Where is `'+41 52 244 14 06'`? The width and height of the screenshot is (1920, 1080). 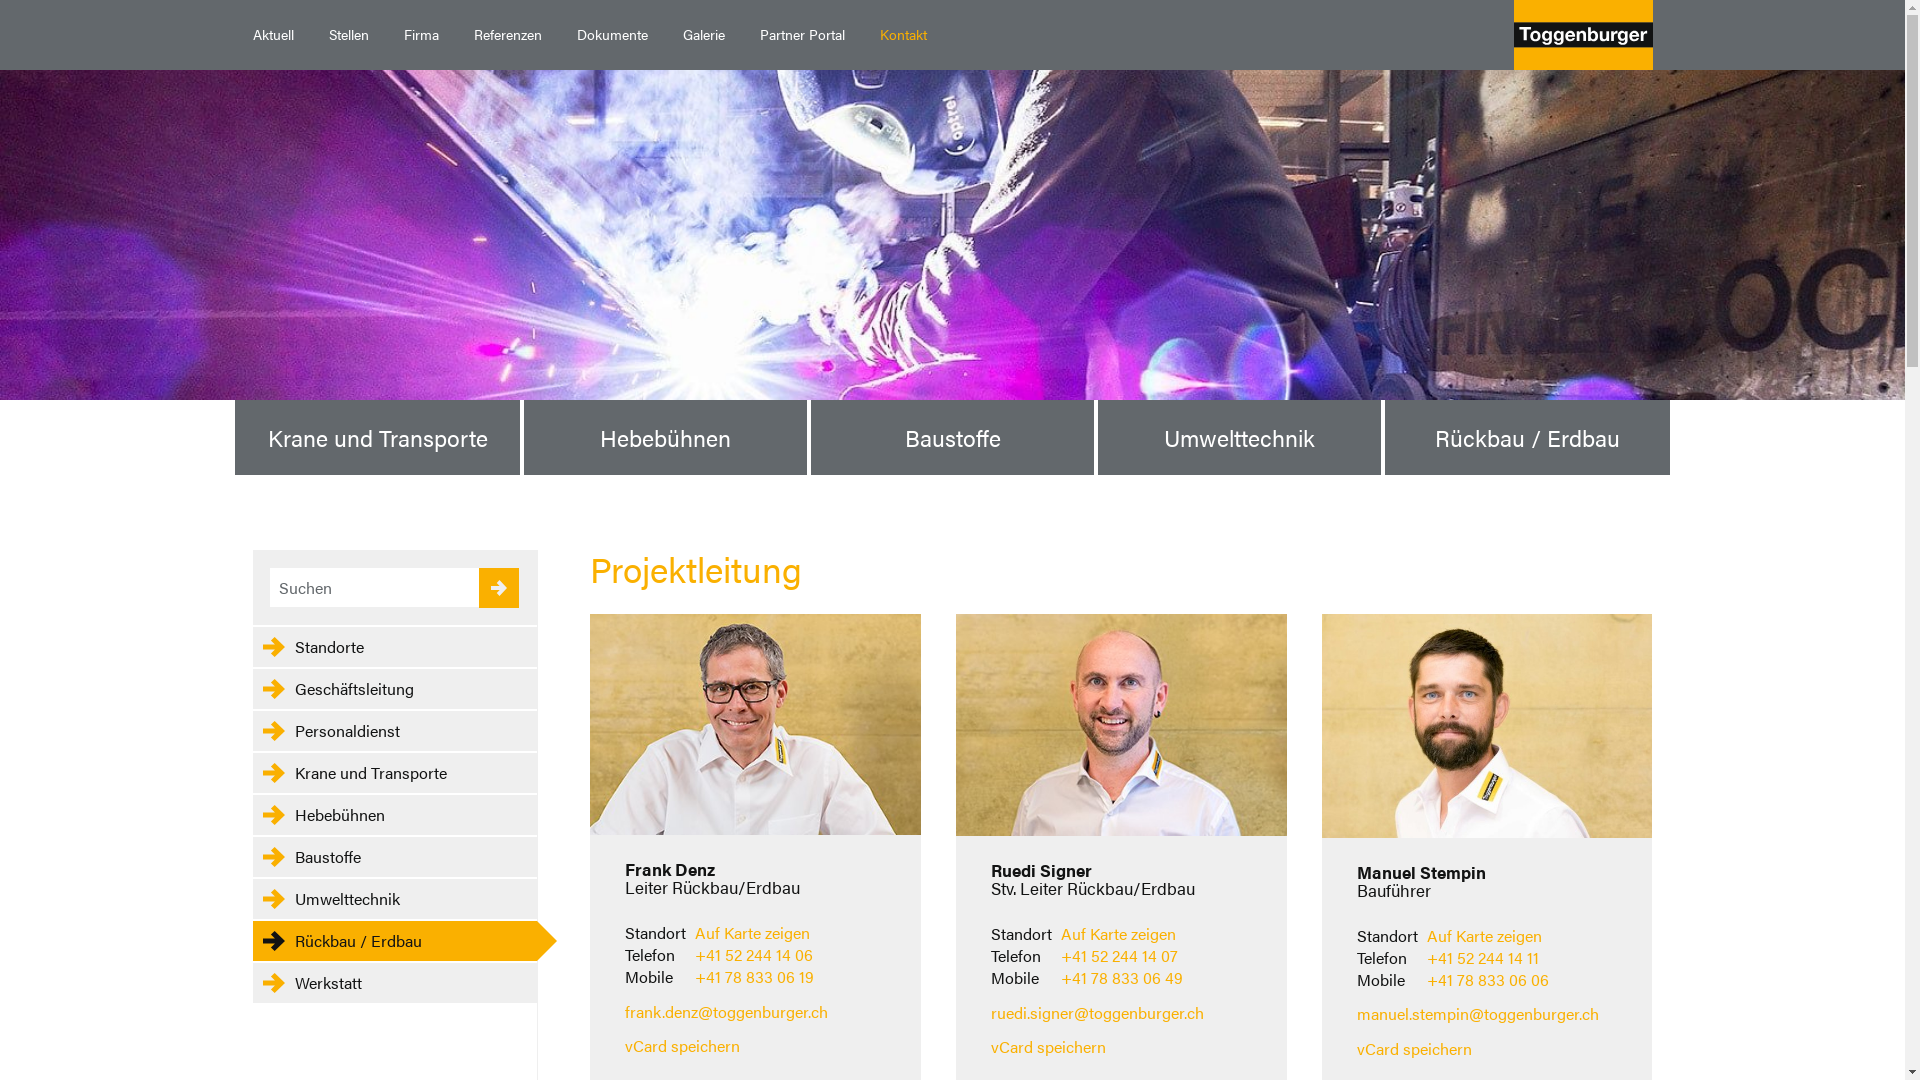 '+41 52 244 14 06' is located at coordinates (752, 953).